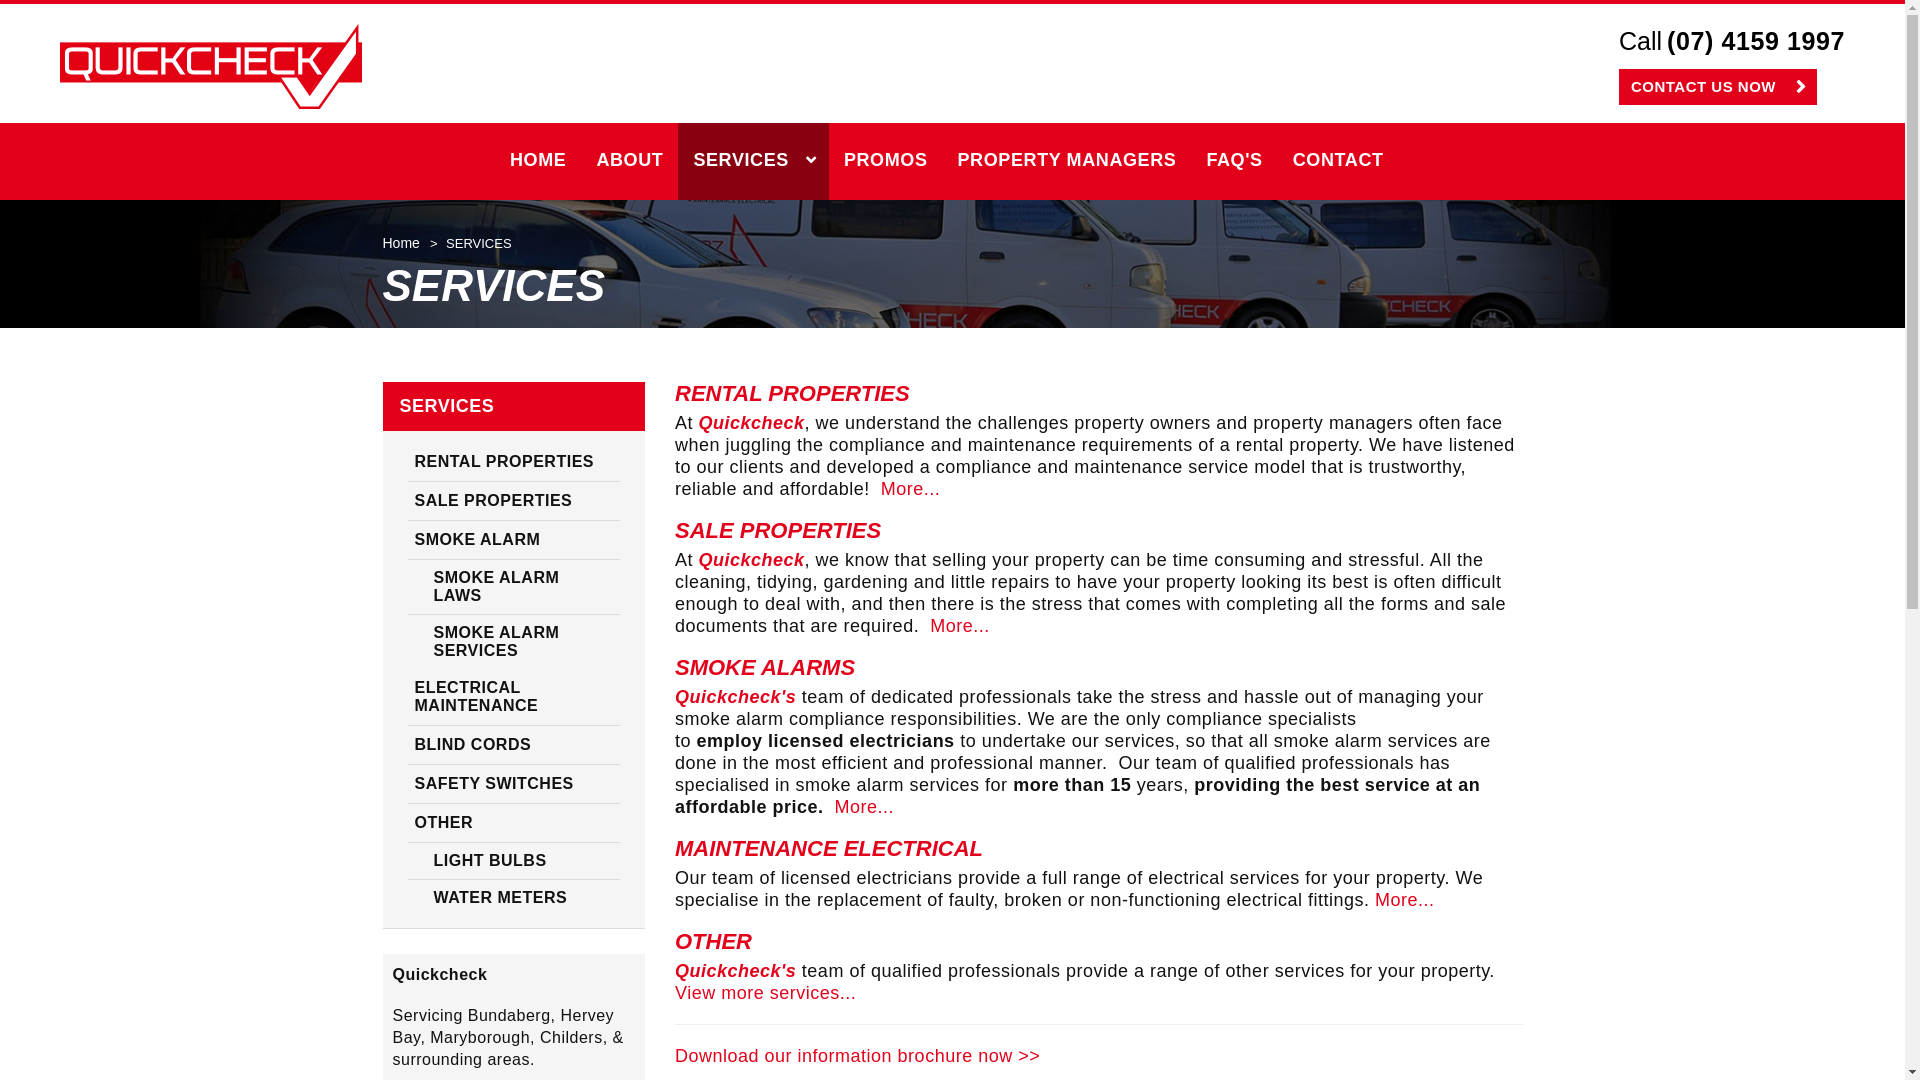 This screenshot has height=1080, width=1920. What do you see at coordinates (1276, 160) in the screenshot?
I see `'CONTACT'` at bounding box center [1276, 160].